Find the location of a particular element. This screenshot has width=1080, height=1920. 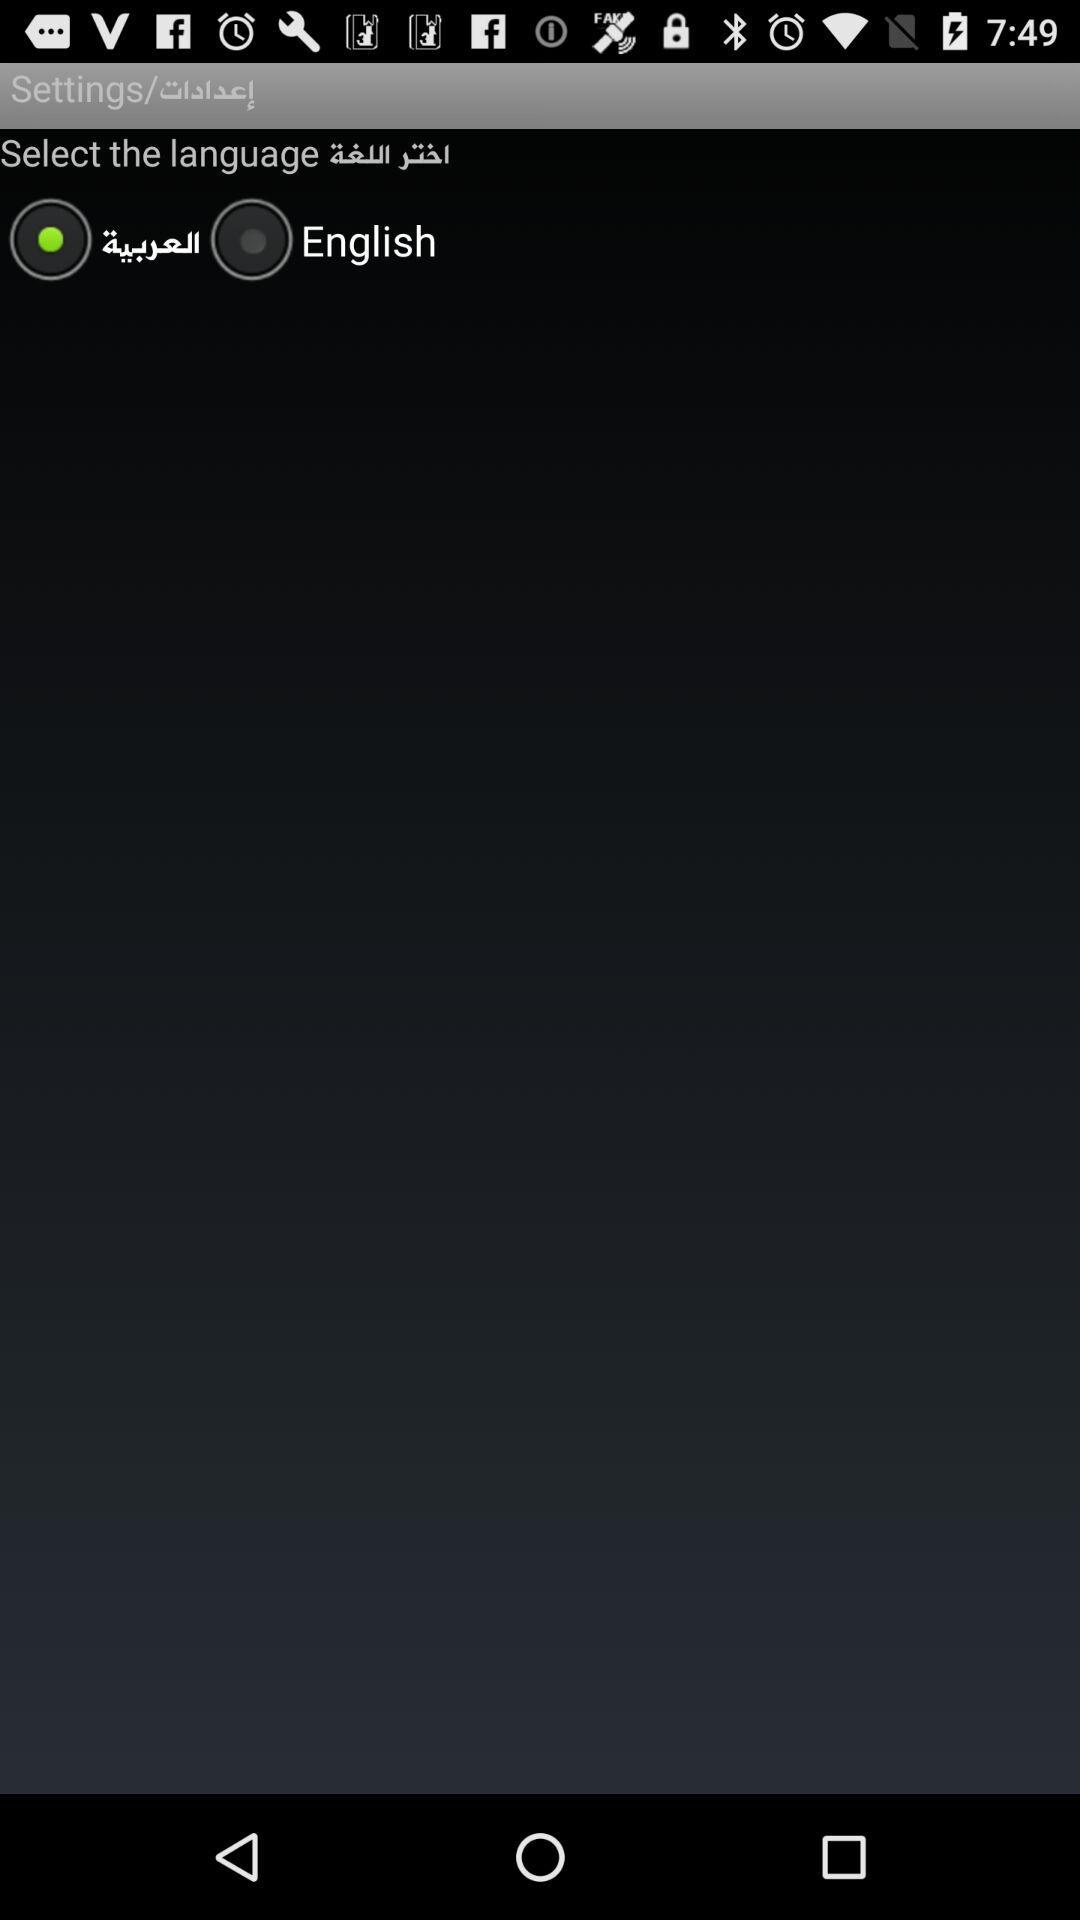

radio button next to the english is located at coordinates (100, 242).